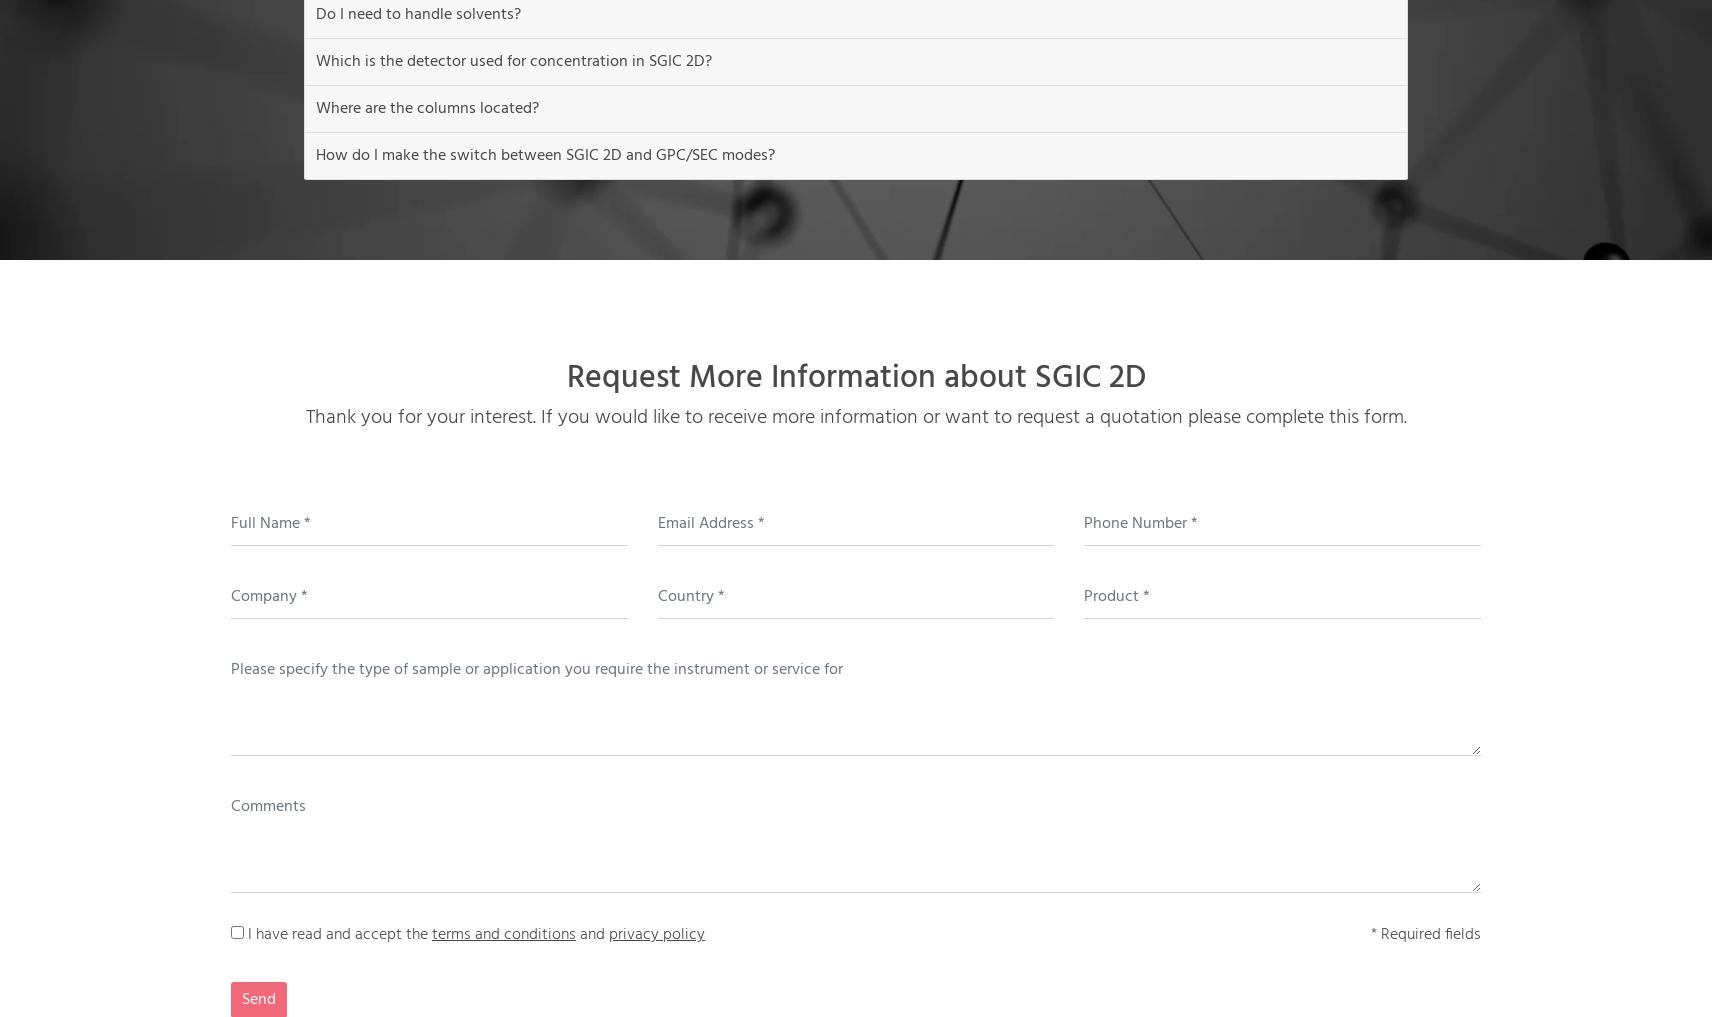  I want to click on 'How do I make the switch between SGIC 2D and GPC/SEC modes?', so click(316, 153).